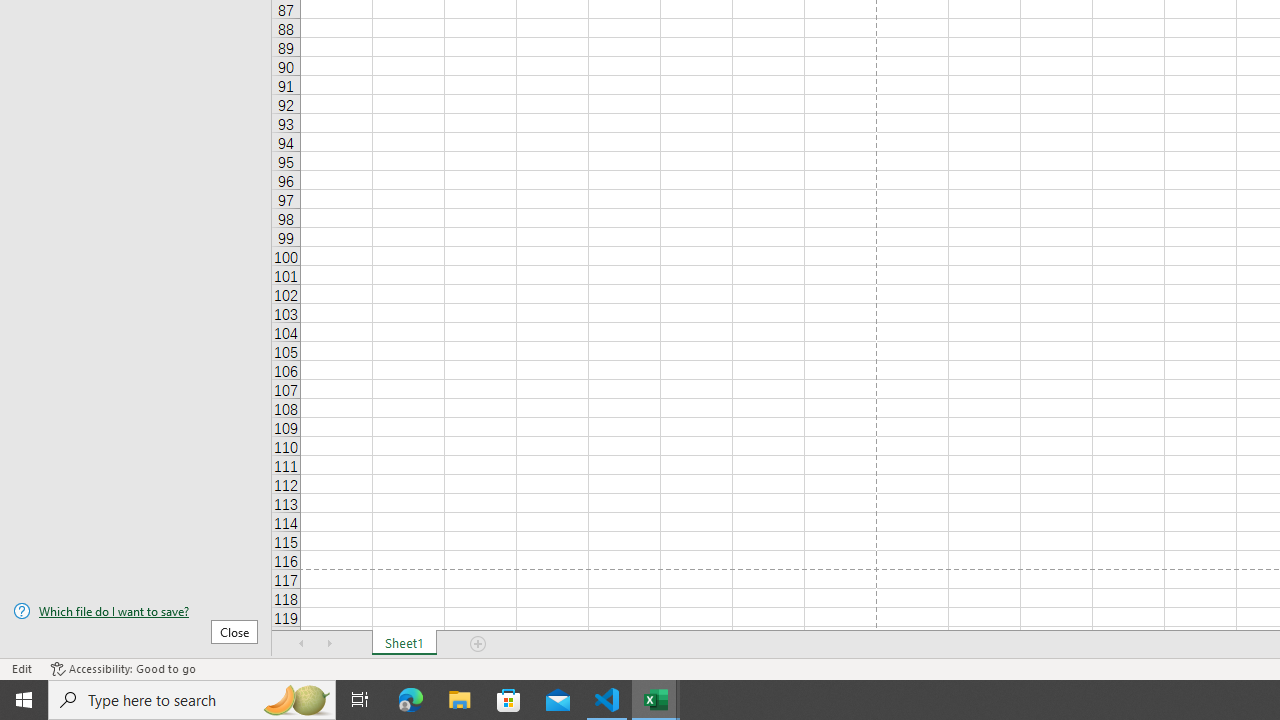 This screenshot has height=720, width=1280. I want to click on 'Add Sheet', so click(477, 644).